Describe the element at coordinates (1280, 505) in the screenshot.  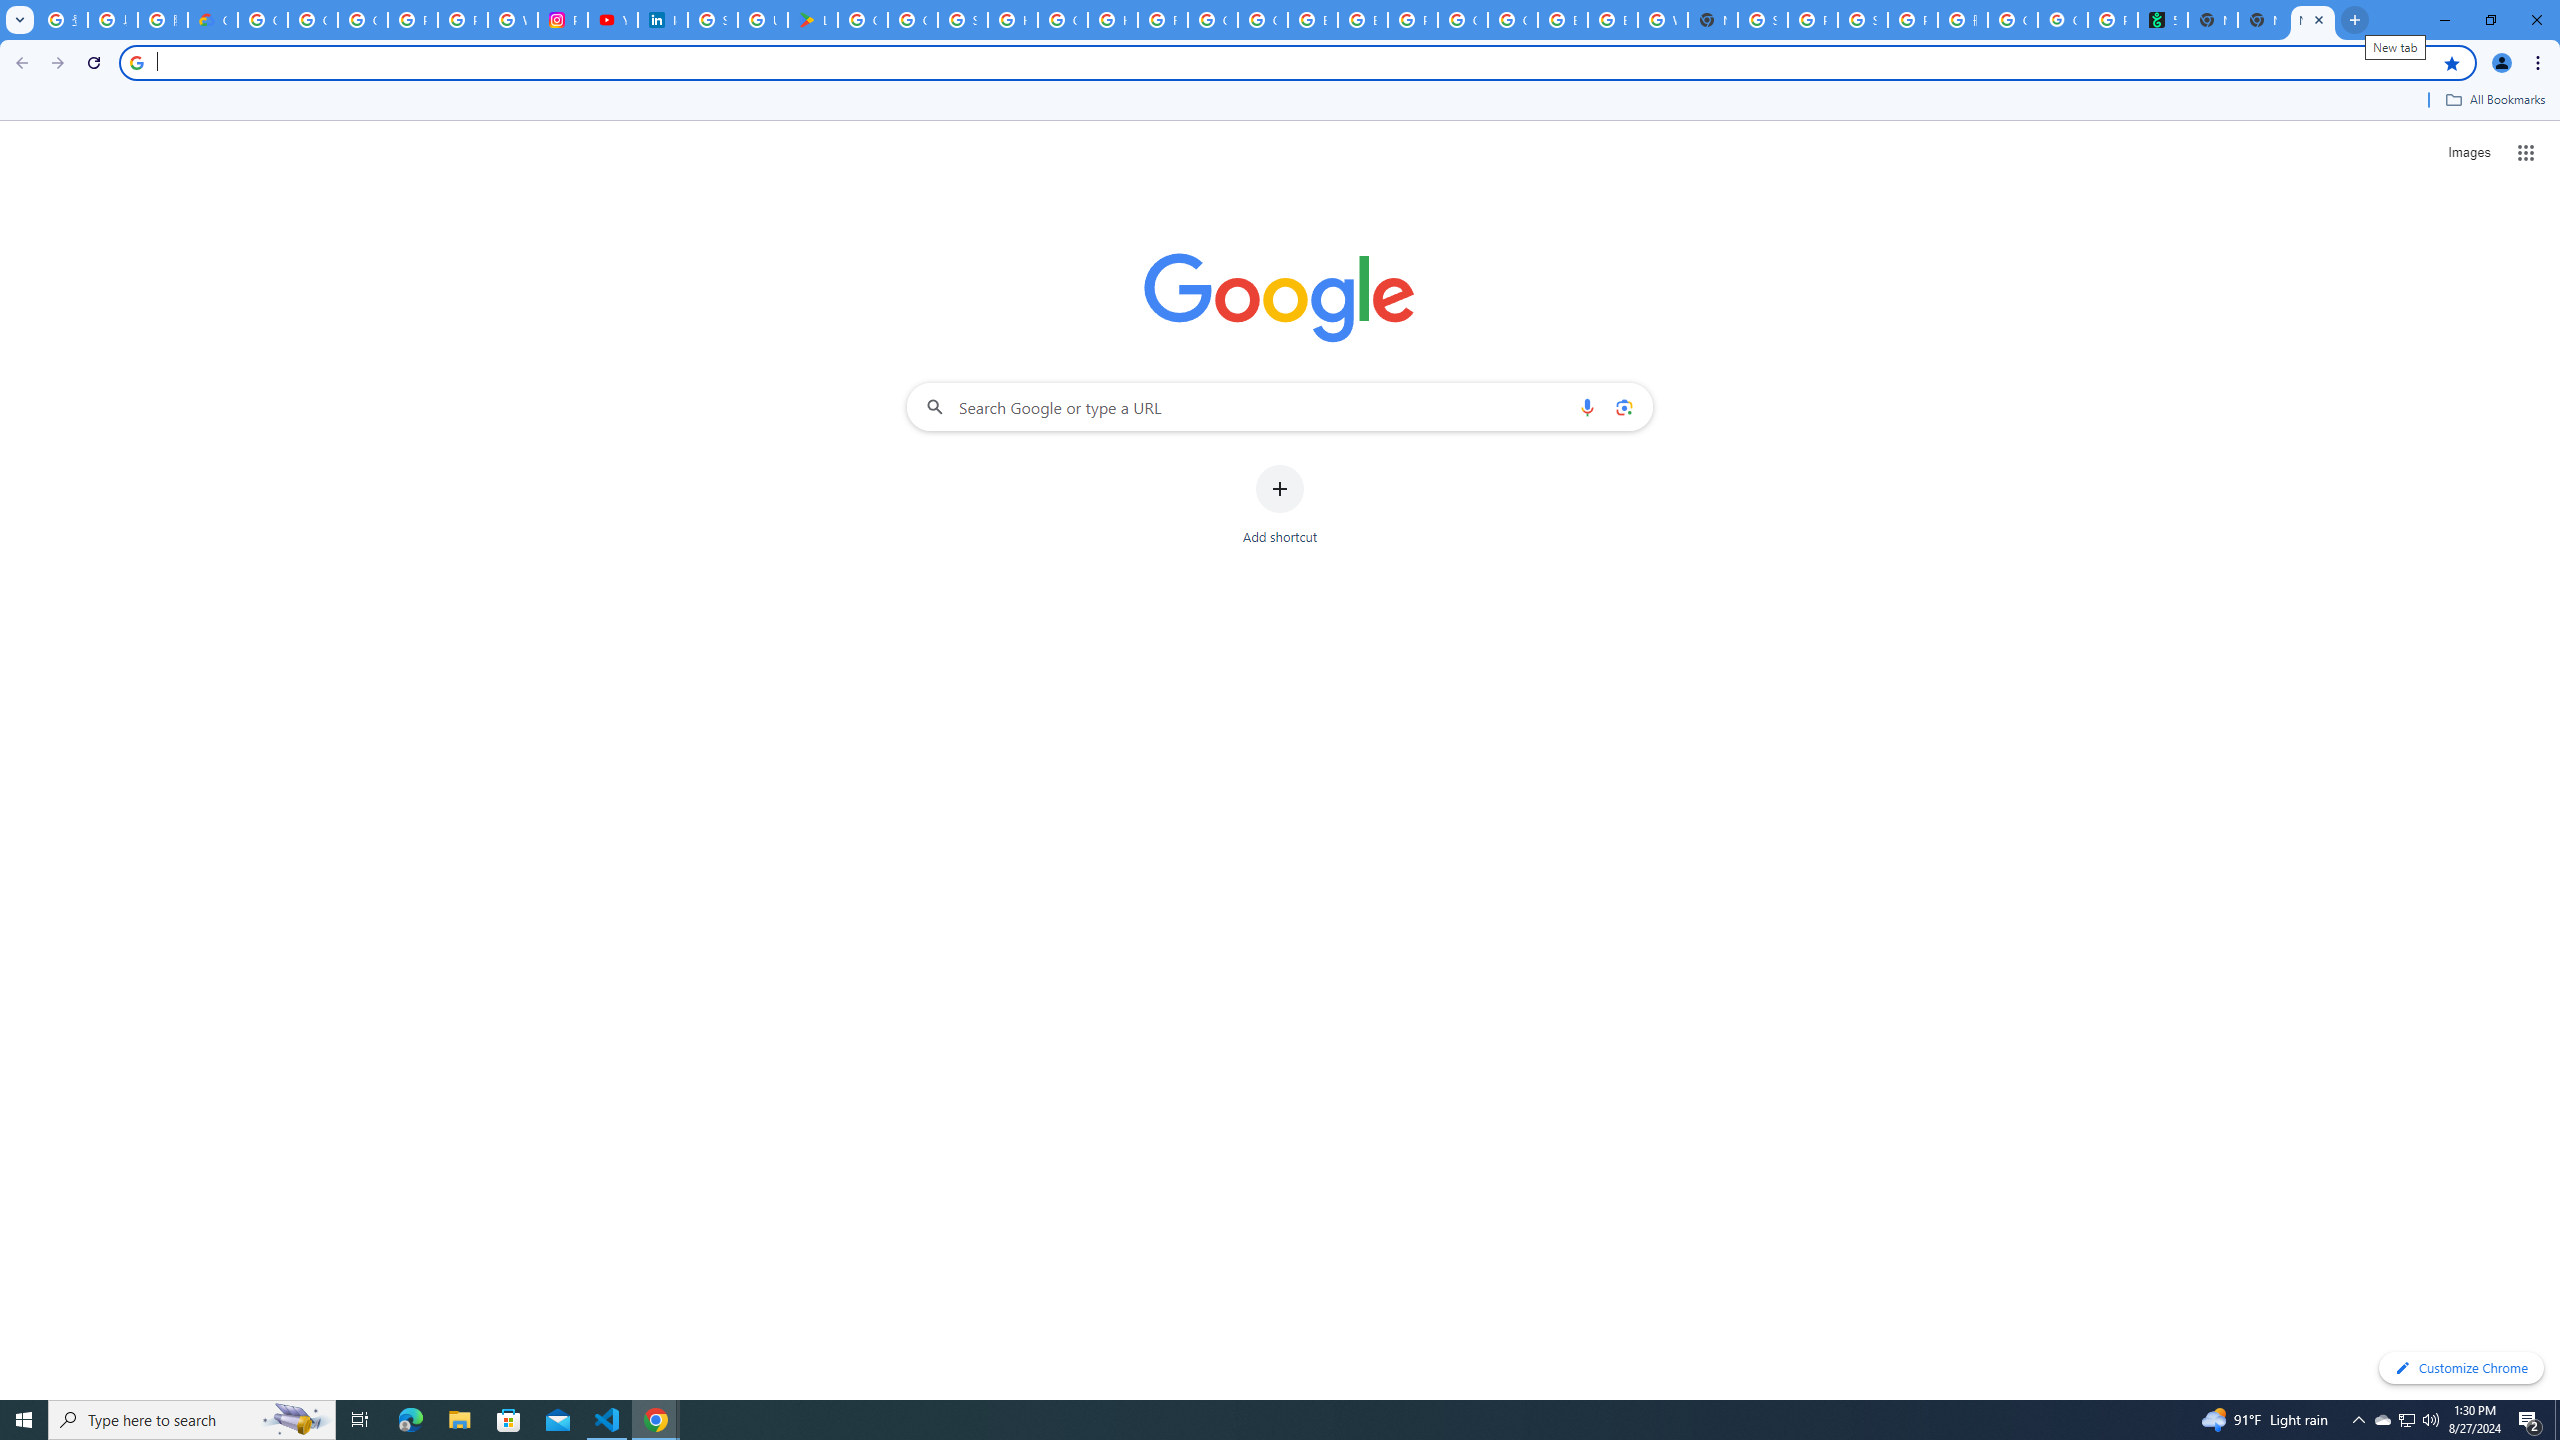
I see `'Add shortcut'` at that location.